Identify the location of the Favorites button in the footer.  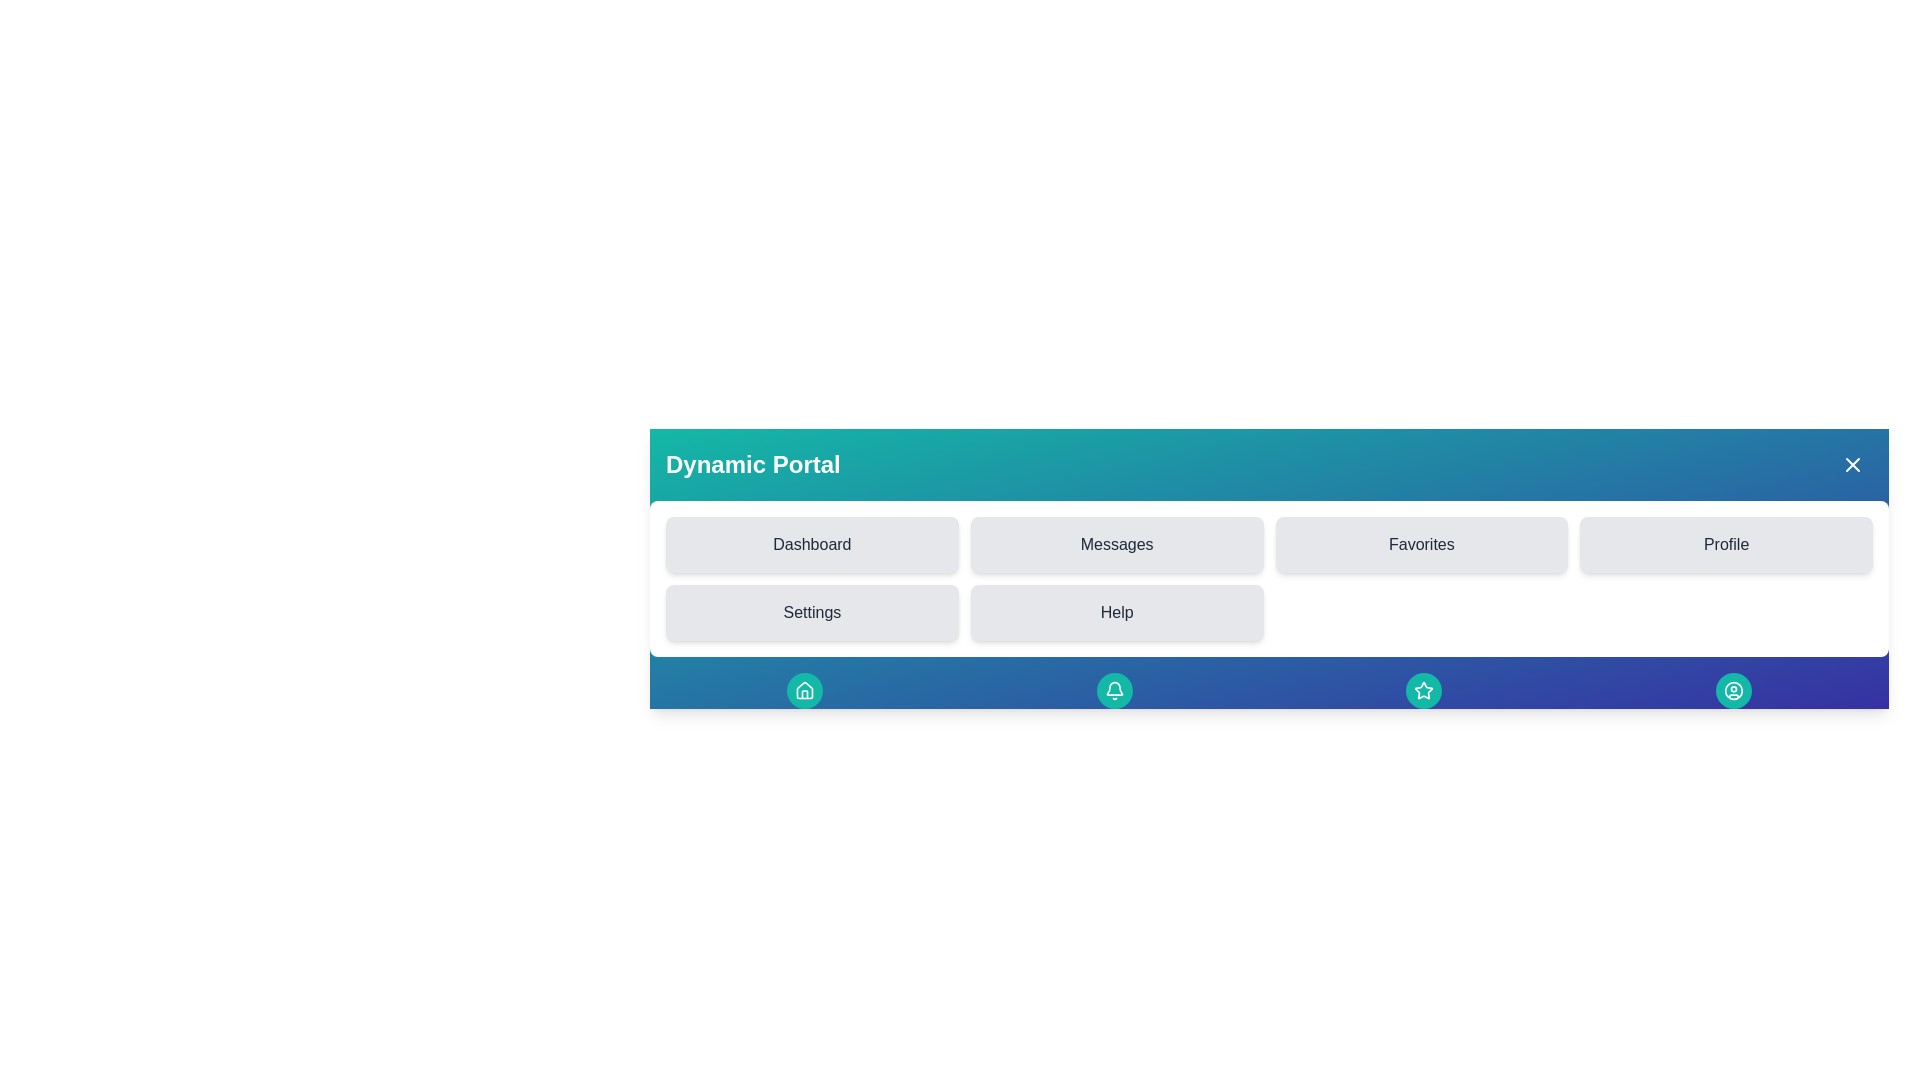
(1423, 689).